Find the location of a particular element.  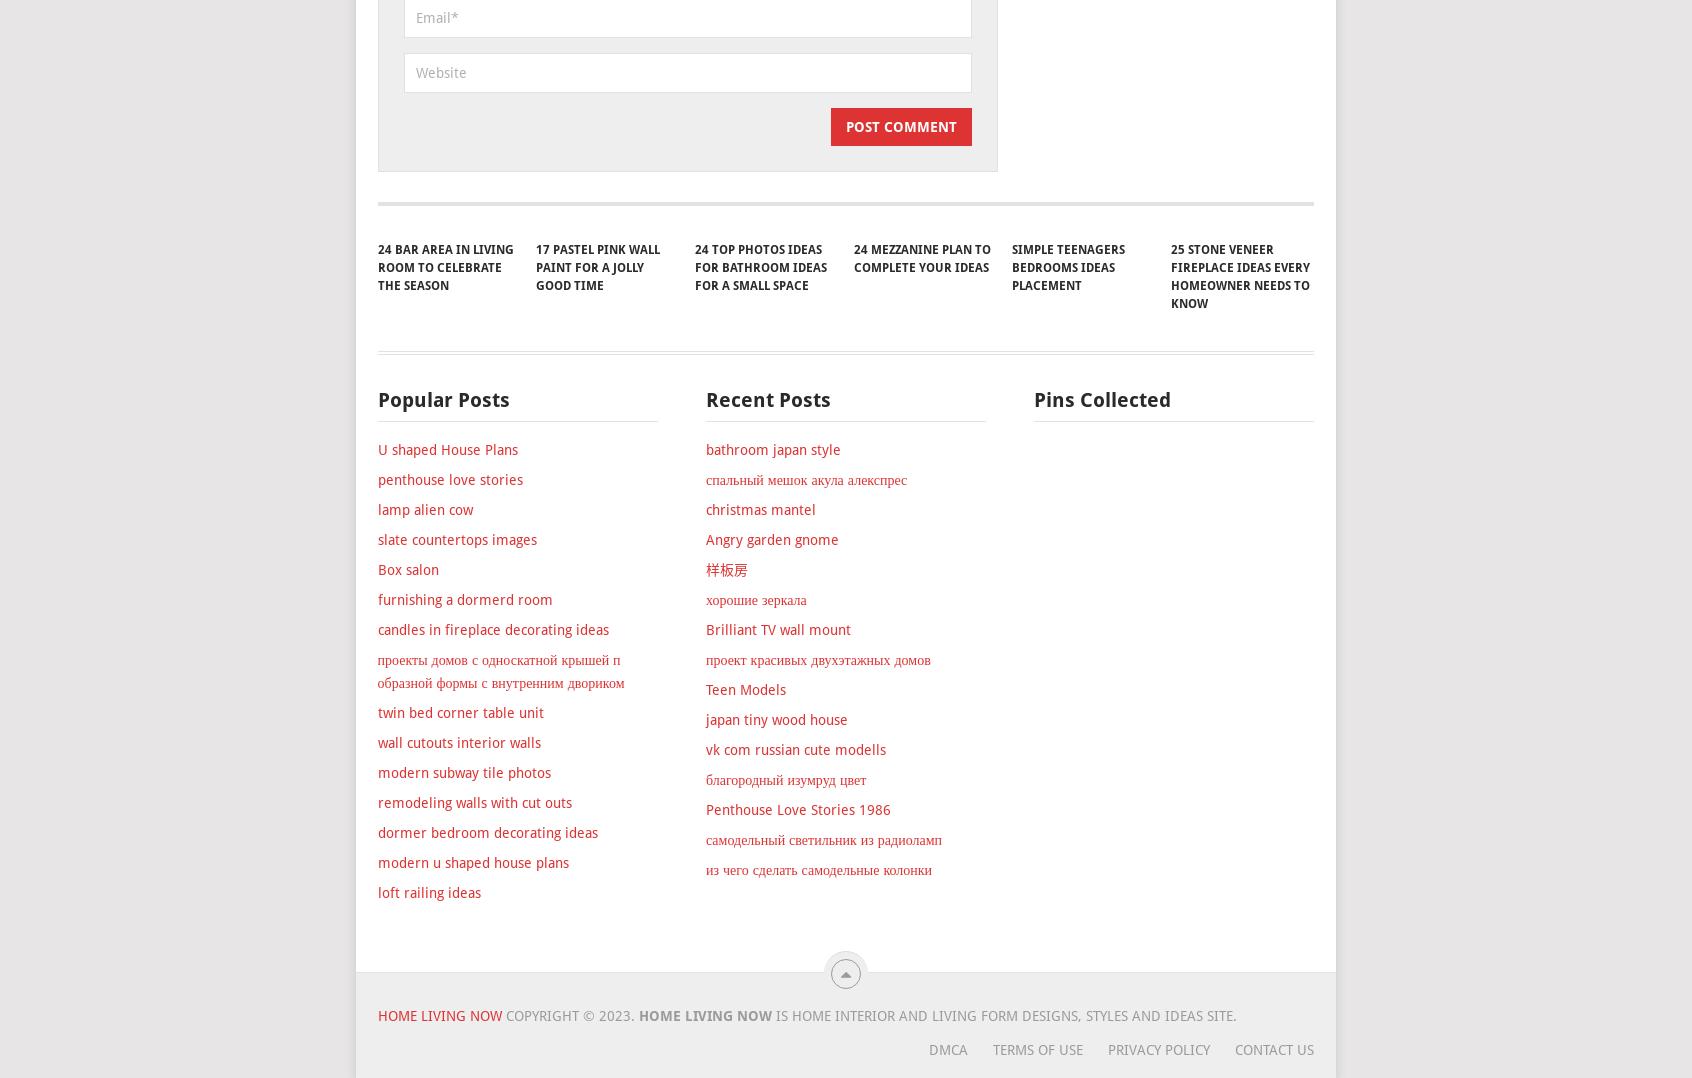

'Penthouse Love Stories 1986' is located at coordinates (797, 922).